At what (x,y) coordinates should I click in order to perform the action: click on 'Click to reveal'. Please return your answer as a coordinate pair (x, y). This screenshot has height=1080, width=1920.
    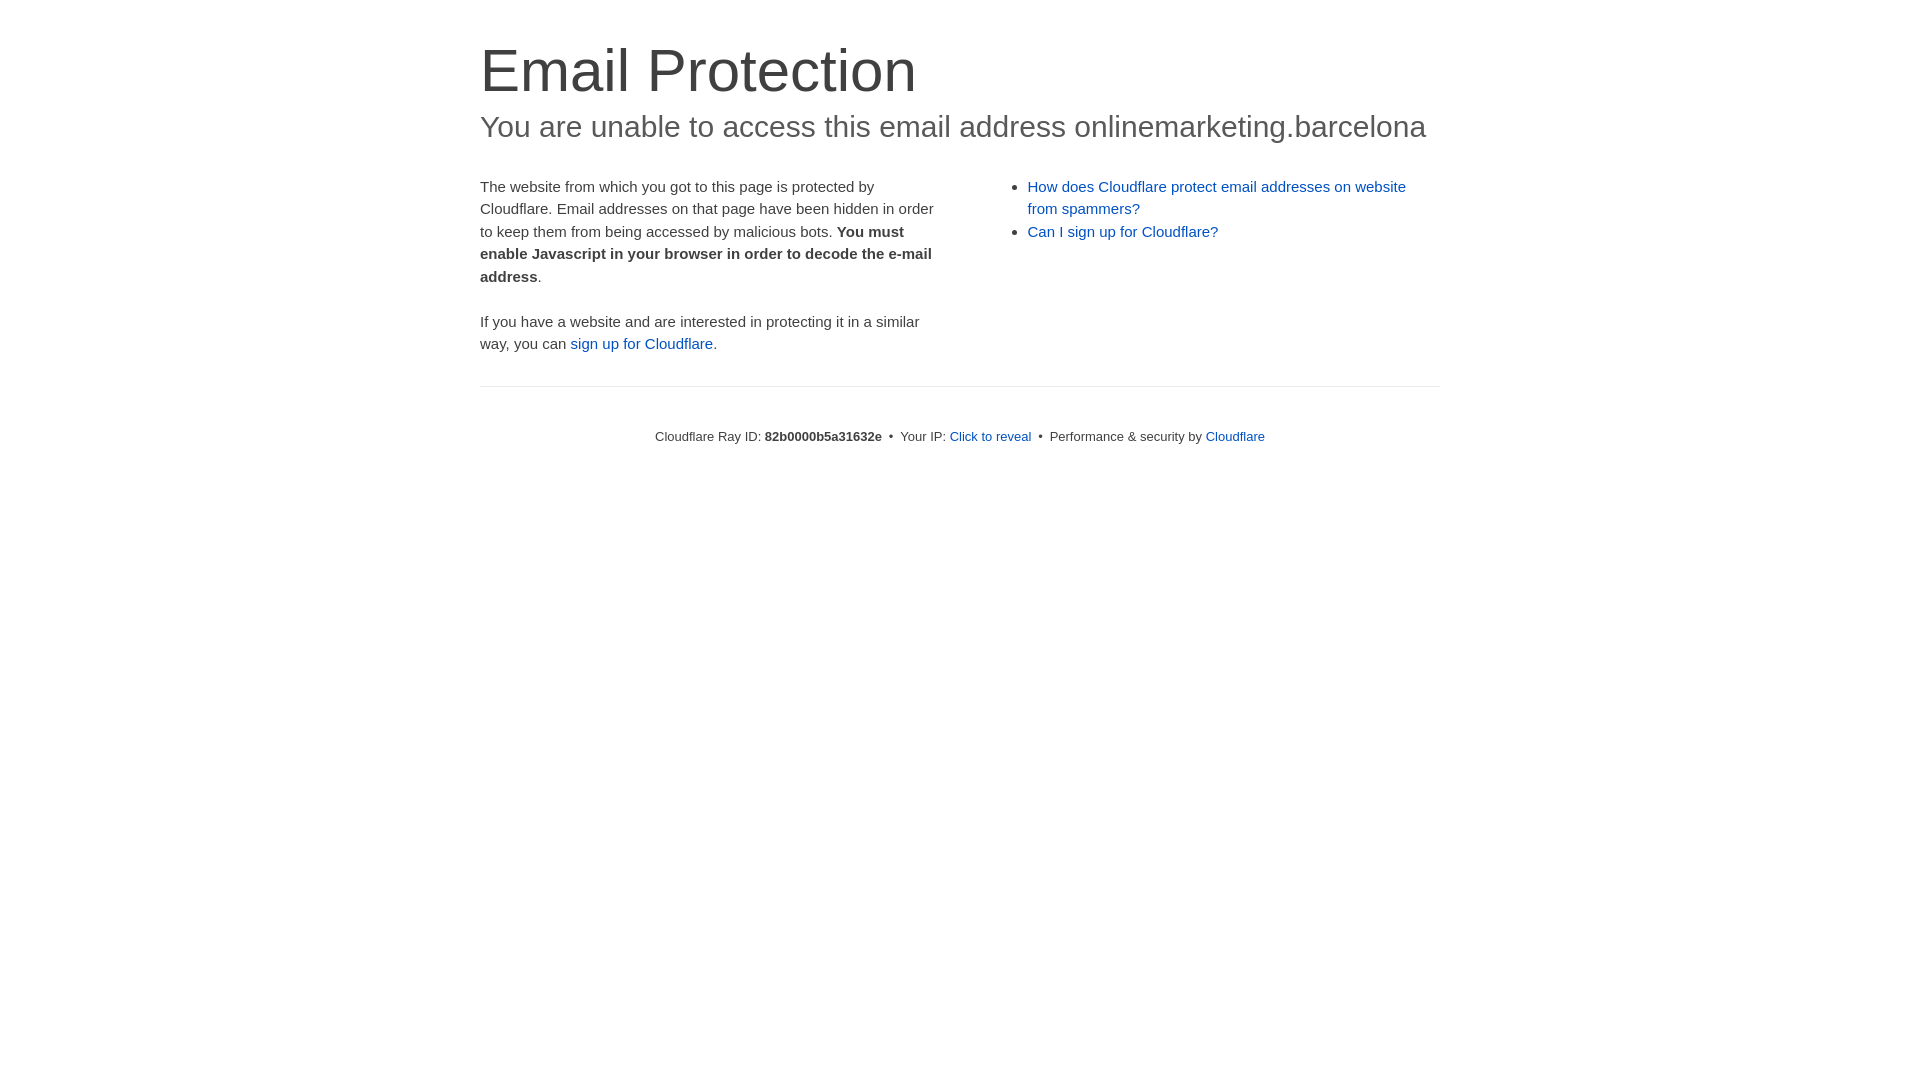
    Looking at the image, I should click on (990, 435).